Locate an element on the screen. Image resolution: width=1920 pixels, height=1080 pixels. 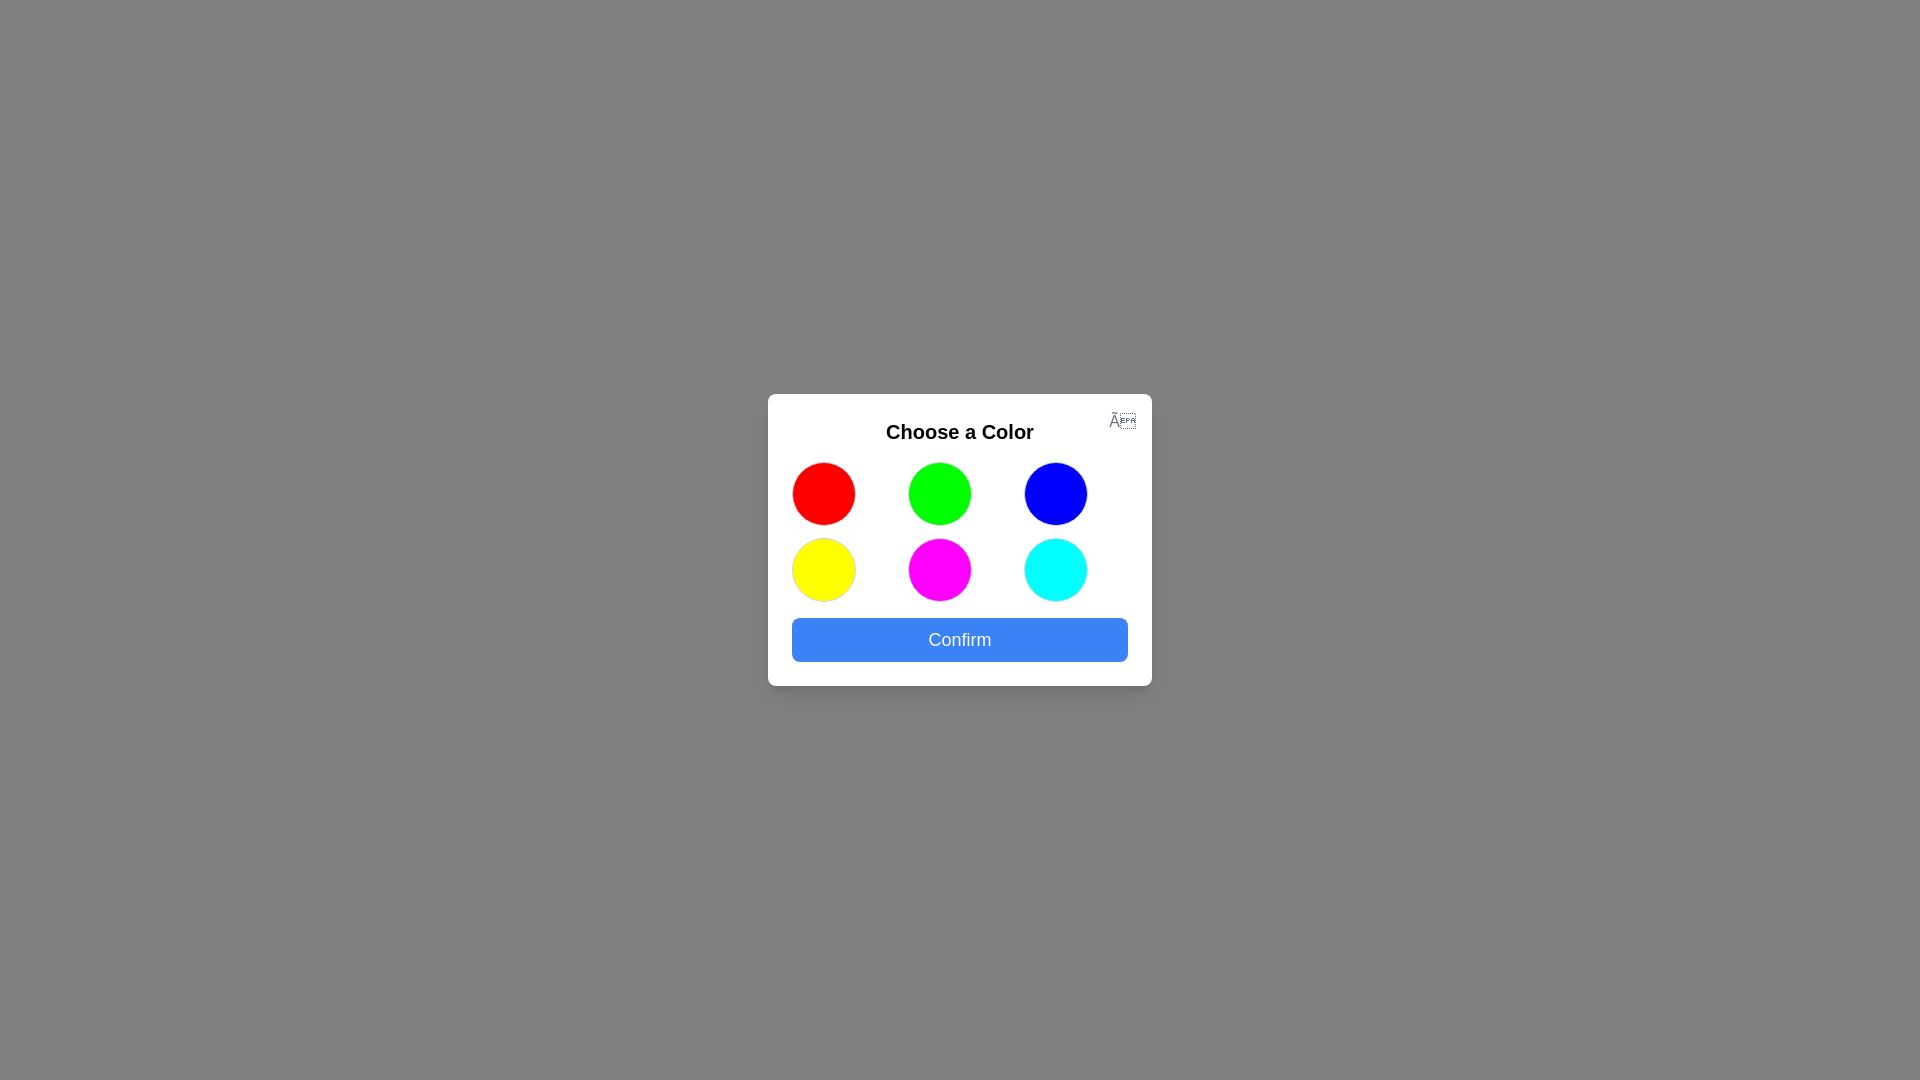
the colored circle corresponding to blue is located at coordinates (1055, 493).